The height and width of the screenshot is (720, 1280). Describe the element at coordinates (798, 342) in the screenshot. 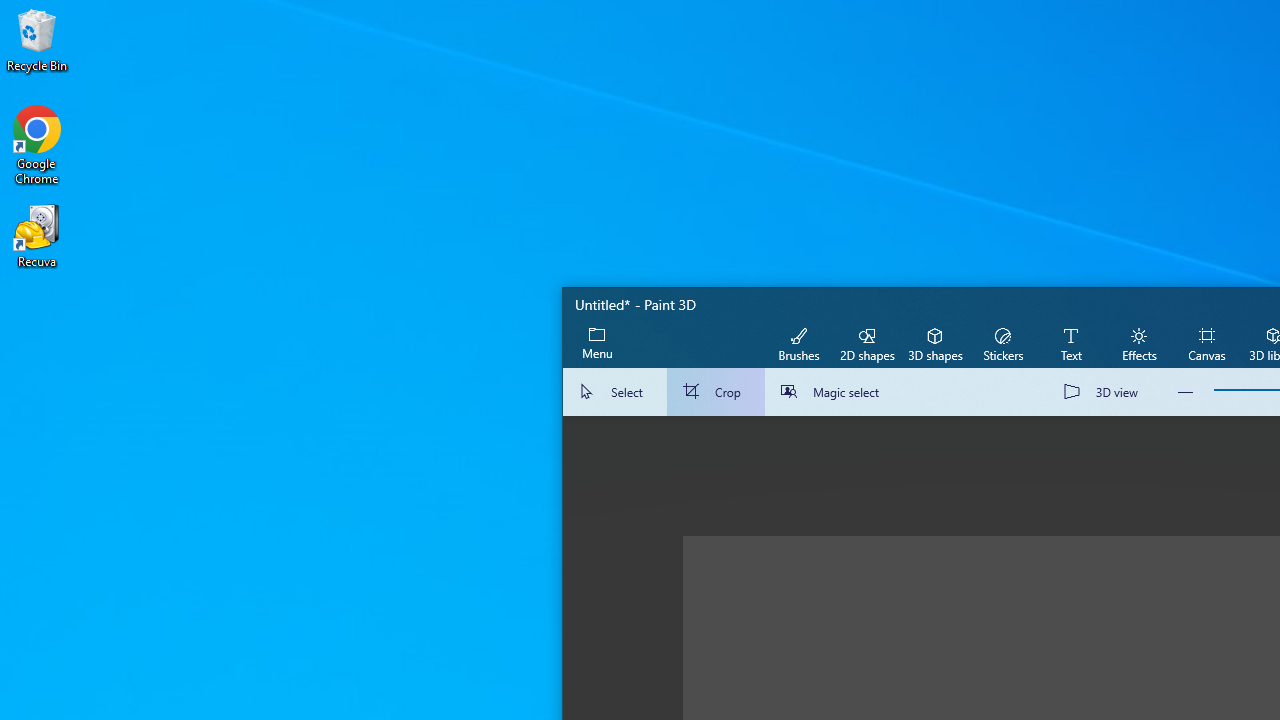

I see `'Brushes'` at that location.